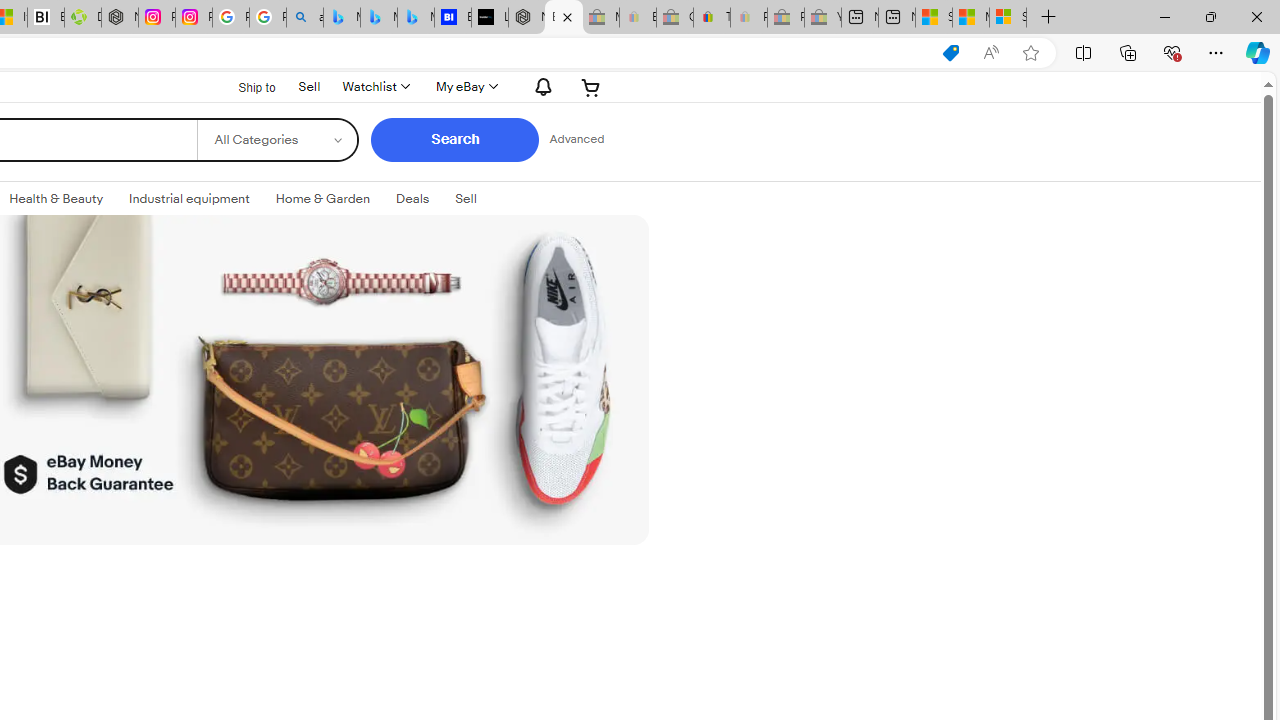 The width and height of the screenshot is (1280, 720). Describe the element at coordinates (341, 17) in the screenshot. I see `'Microsoft Bing Travel - Flights from Hong Kong to Bangkok'` at that location.